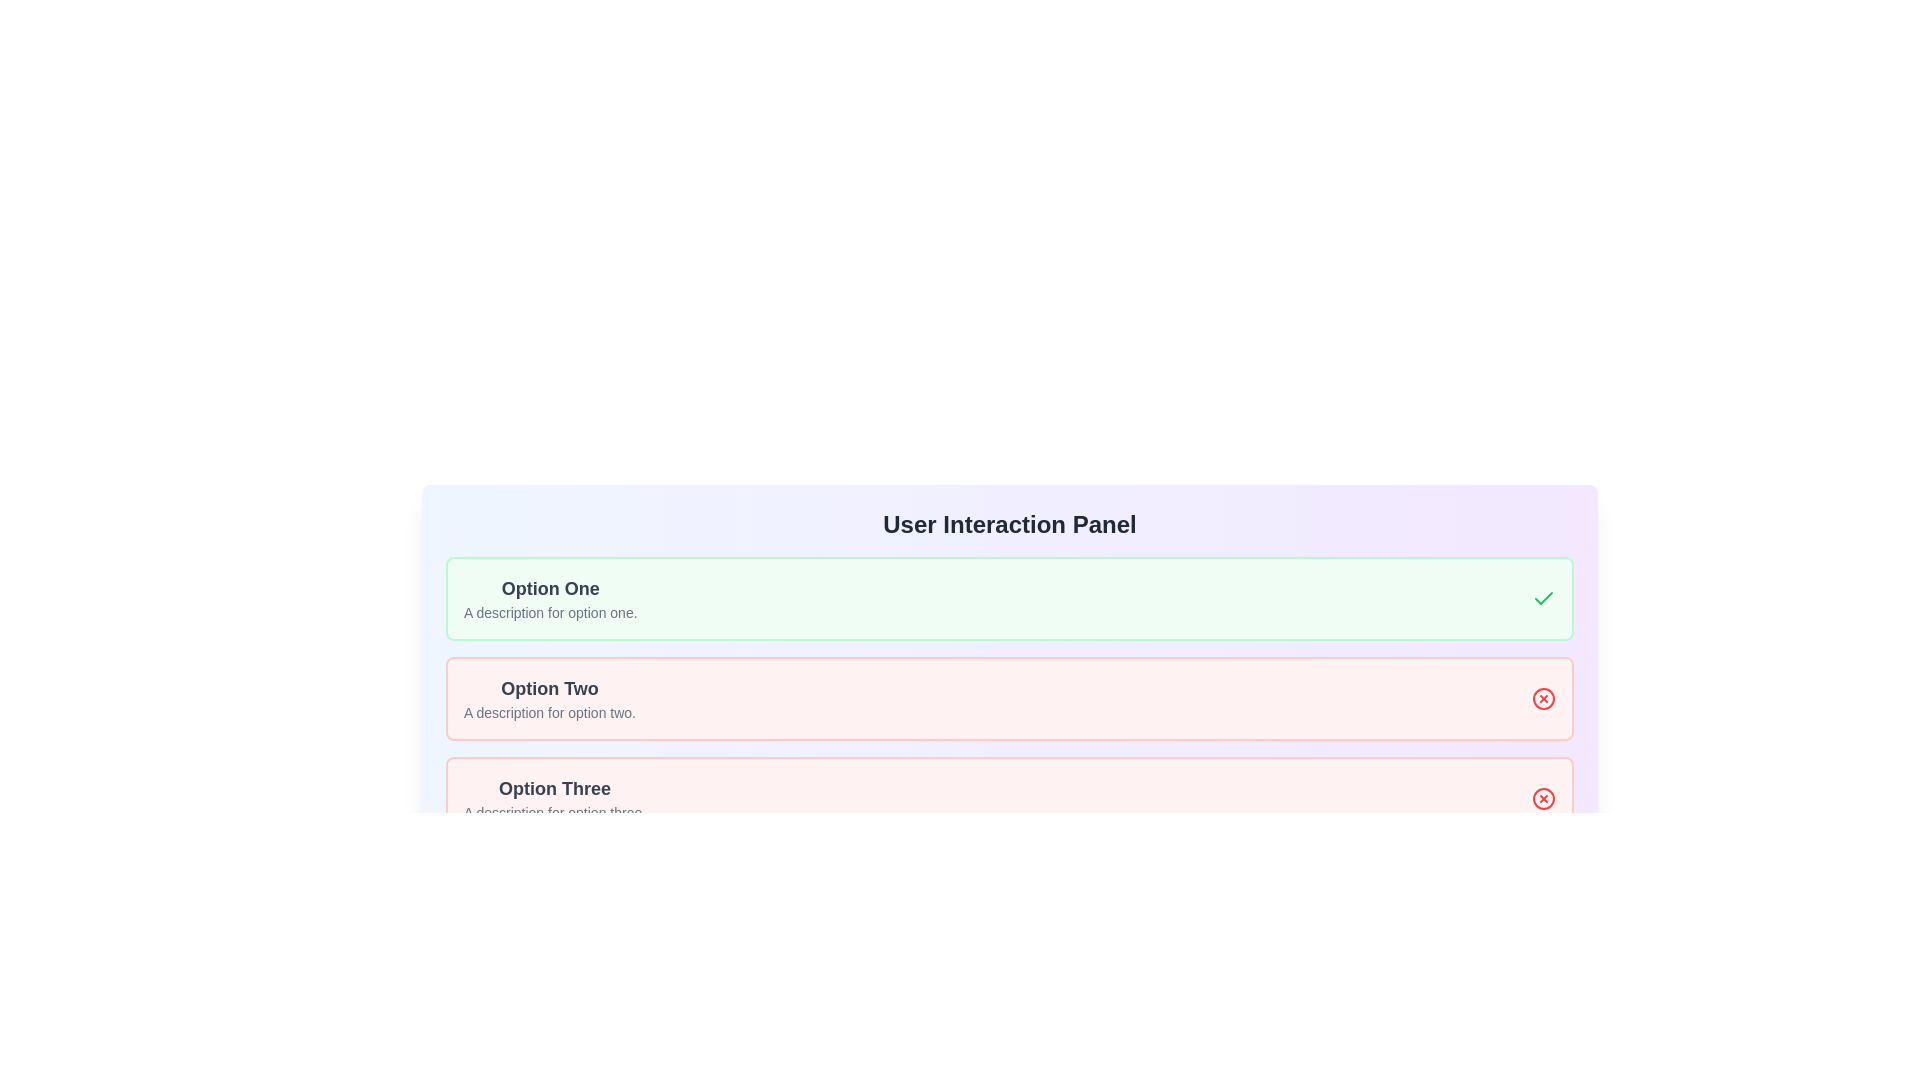  Describe the element at coordinates (555, 797) in the screenshot. I see `the Text Content Group that presents the title and description for the third selectable option, located centrally in the third section below 'Option One' and 'Option Two'` at that location.